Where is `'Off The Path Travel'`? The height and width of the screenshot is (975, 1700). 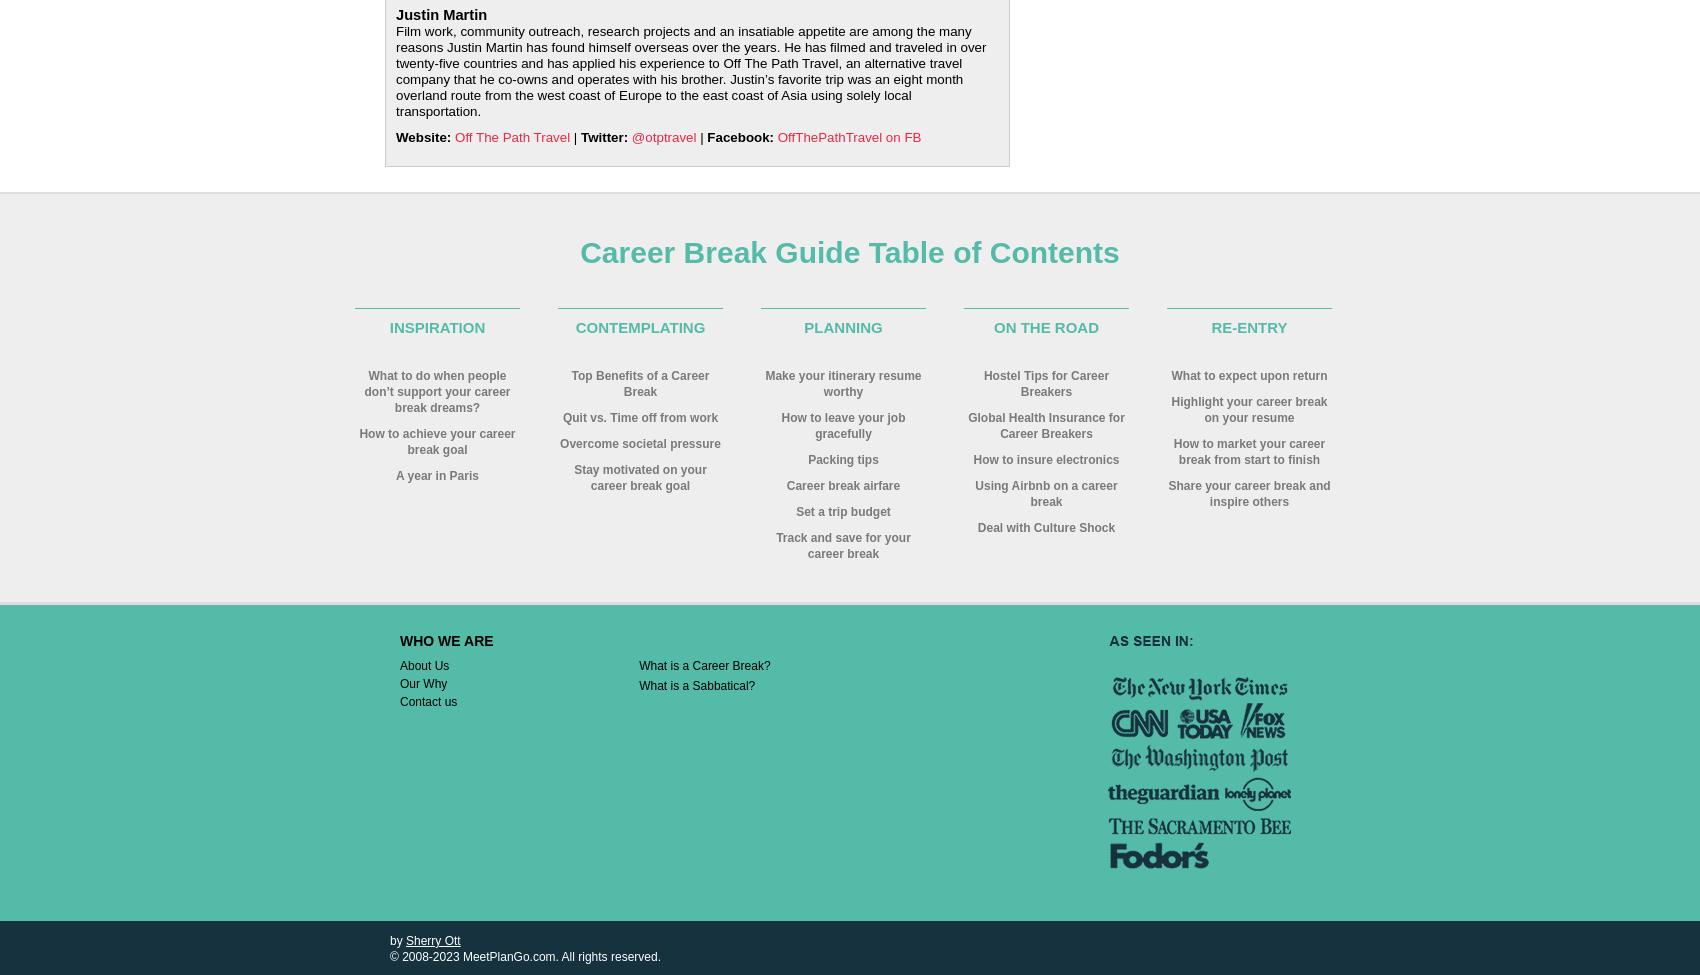
'Off The Path Travel' is located at coordinates (512, 136).